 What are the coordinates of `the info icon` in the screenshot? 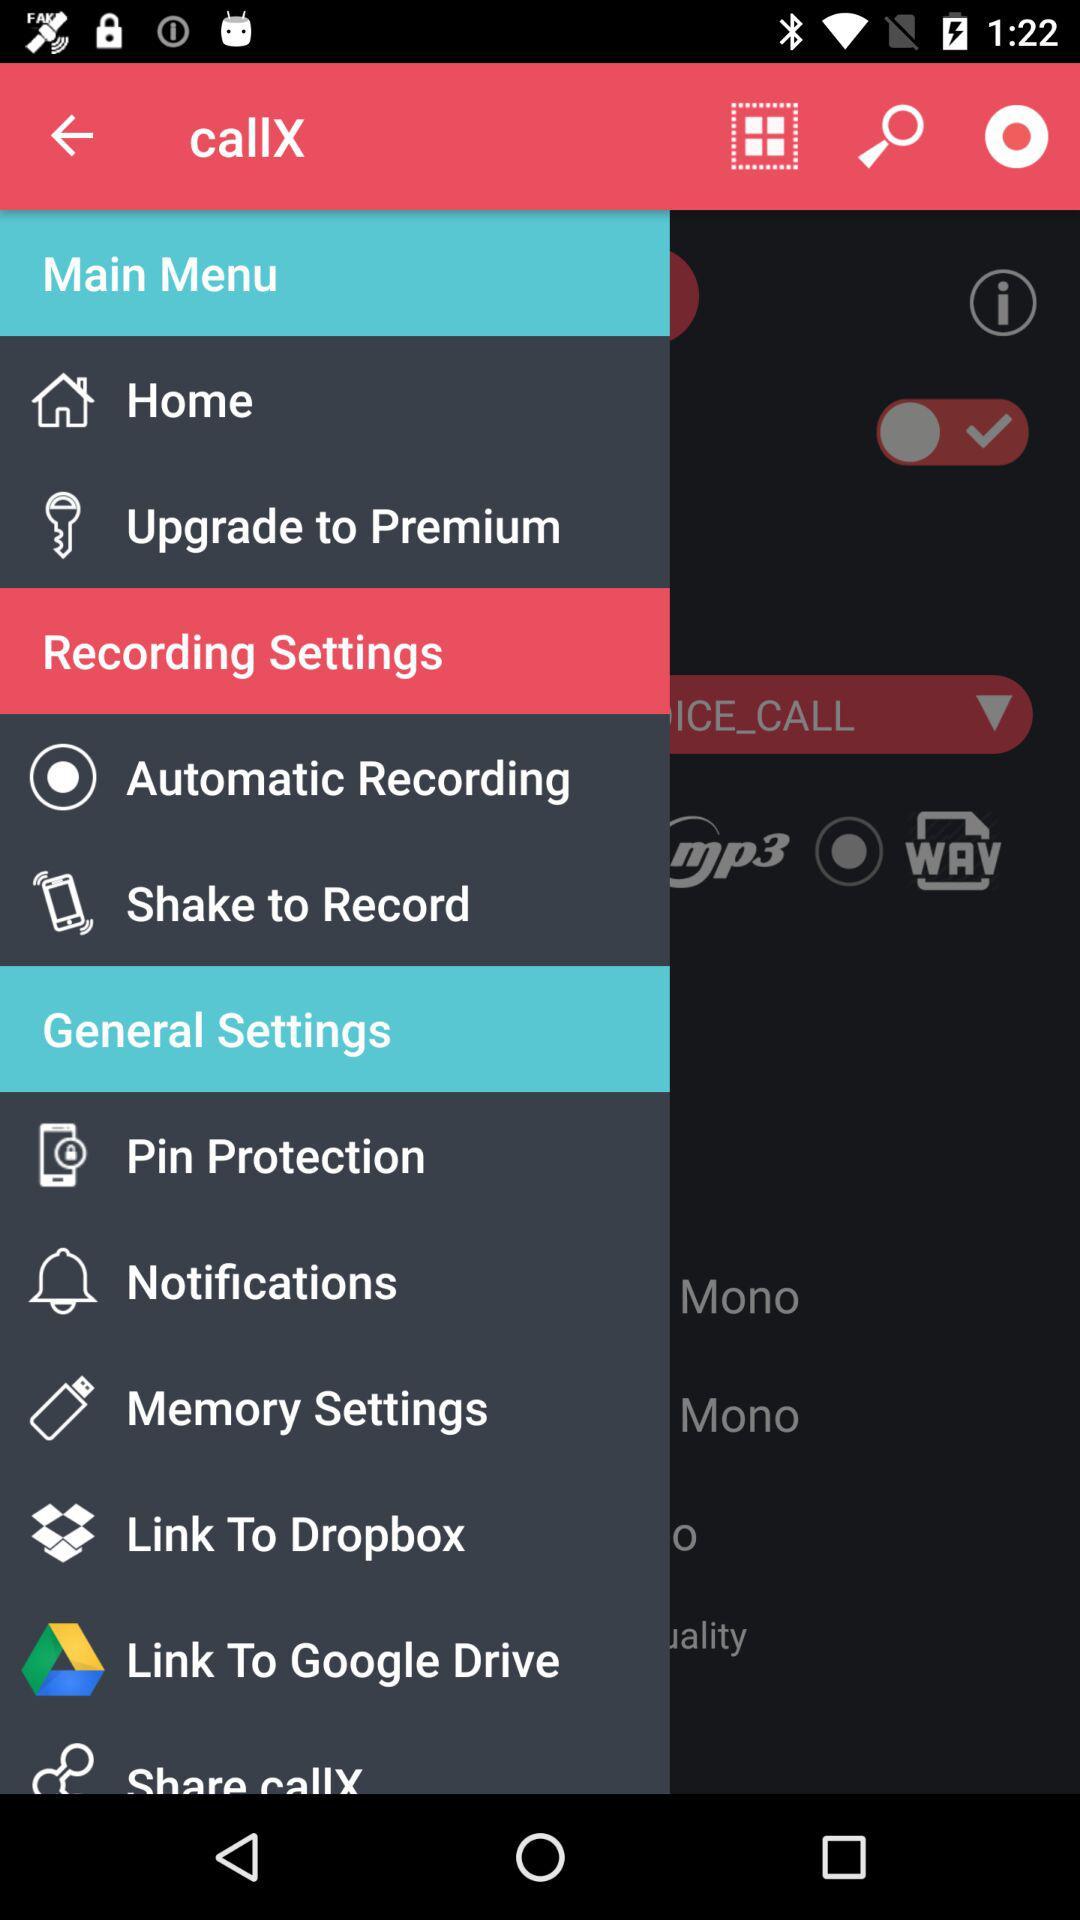 It's located at (1015, 272).